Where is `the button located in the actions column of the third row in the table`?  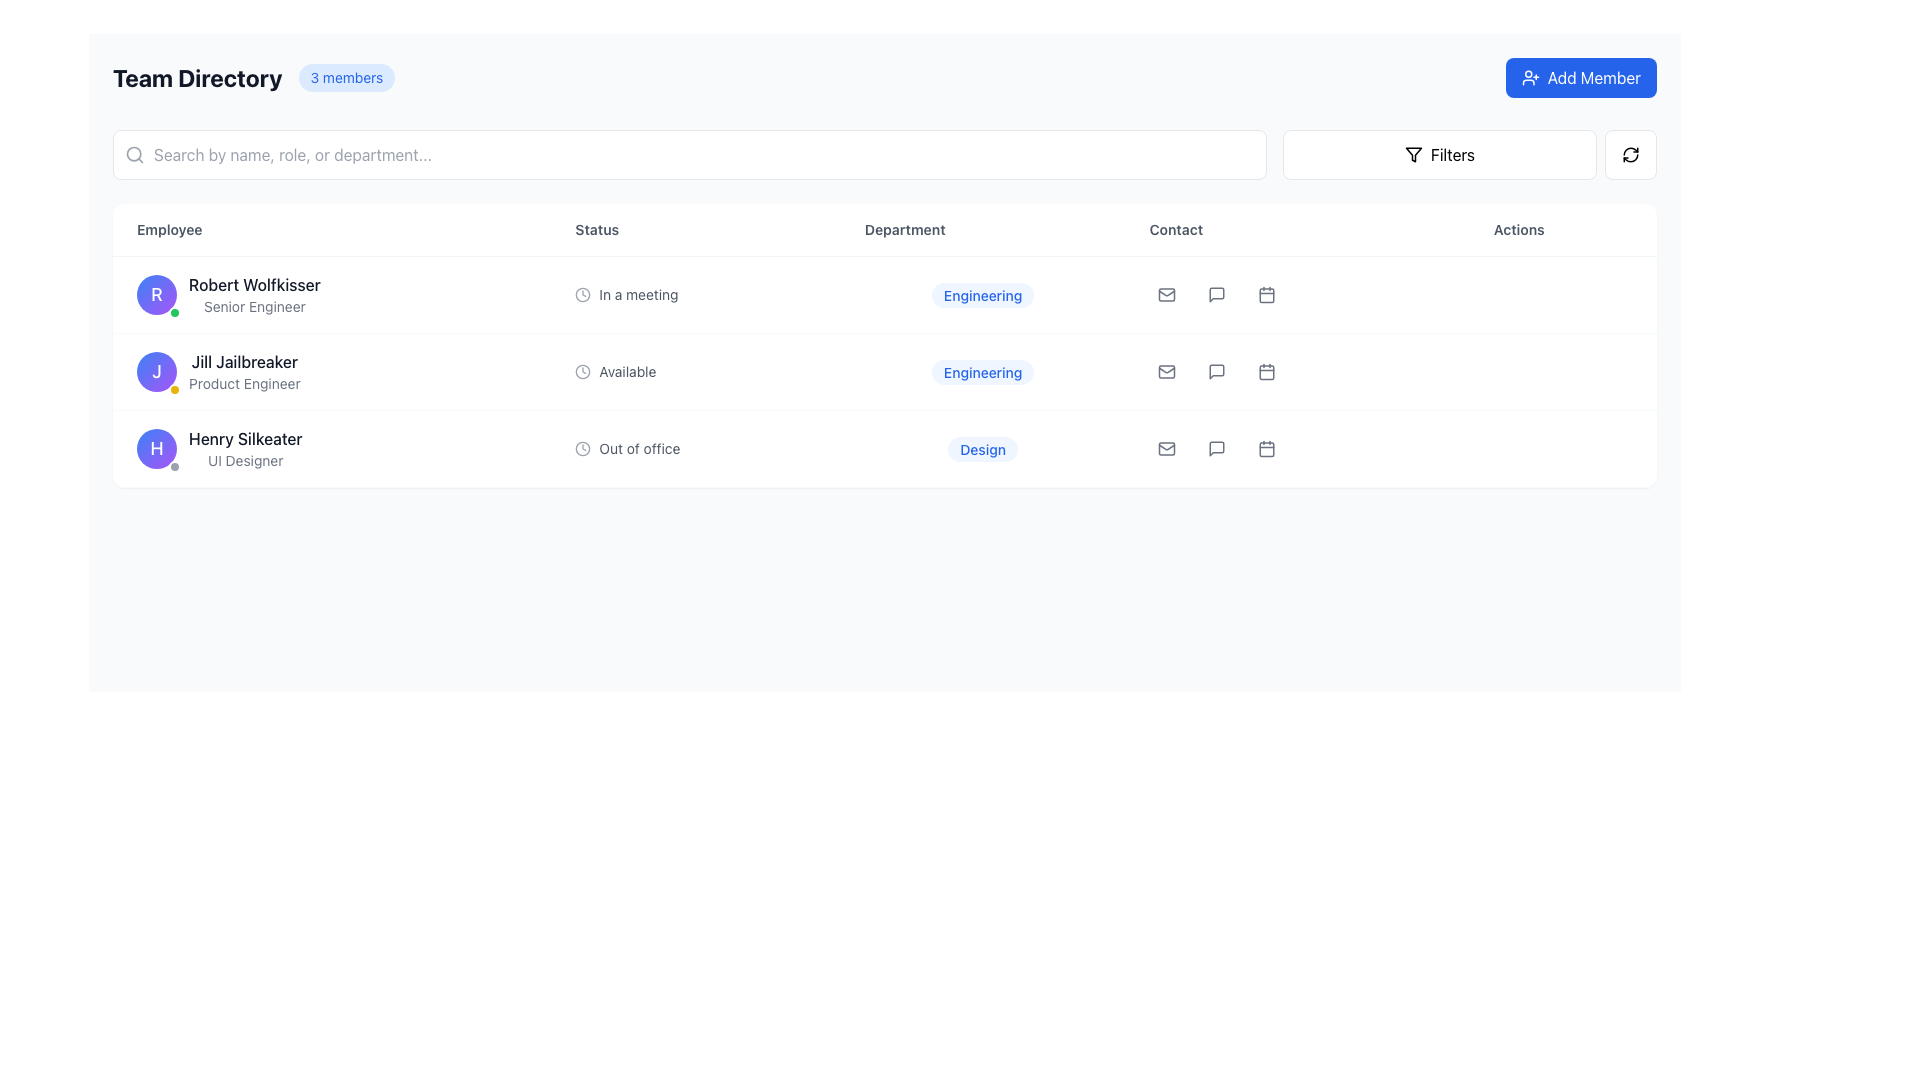 the button located in the actions column of the third row in the table is located at coordinates (1562, 294).